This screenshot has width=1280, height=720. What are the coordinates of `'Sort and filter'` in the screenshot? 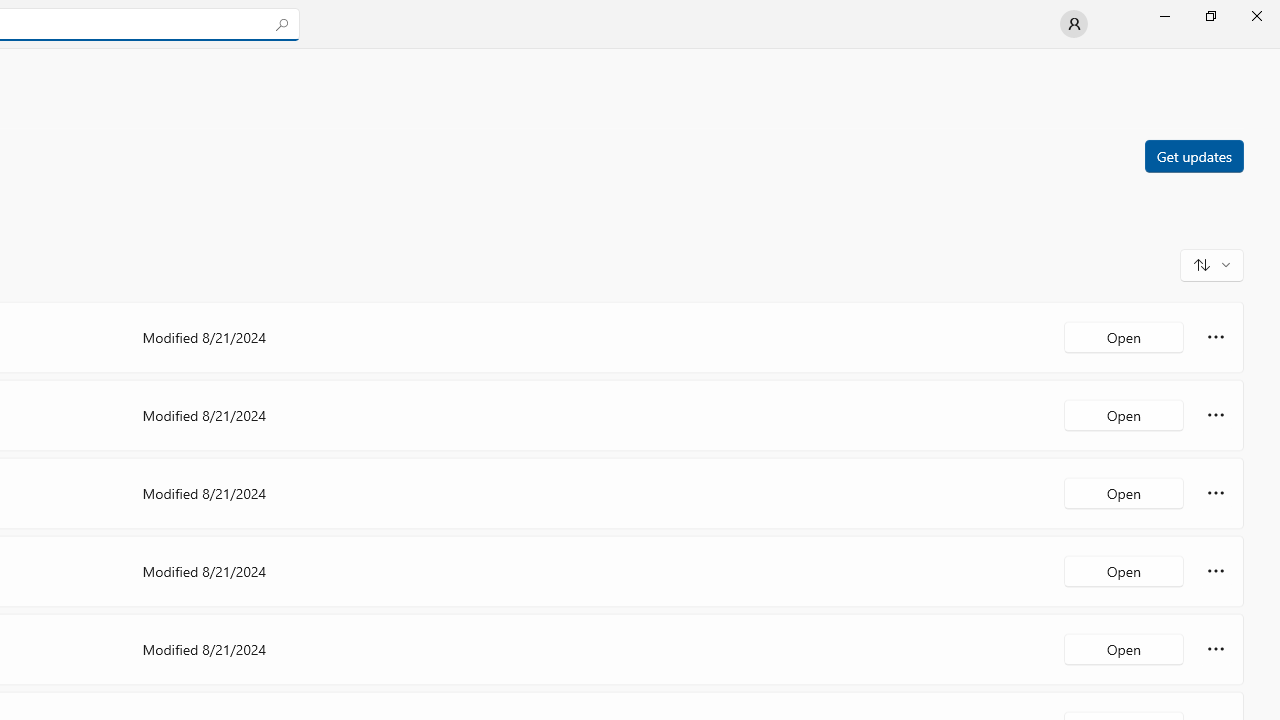 It's located at (1211, 263).